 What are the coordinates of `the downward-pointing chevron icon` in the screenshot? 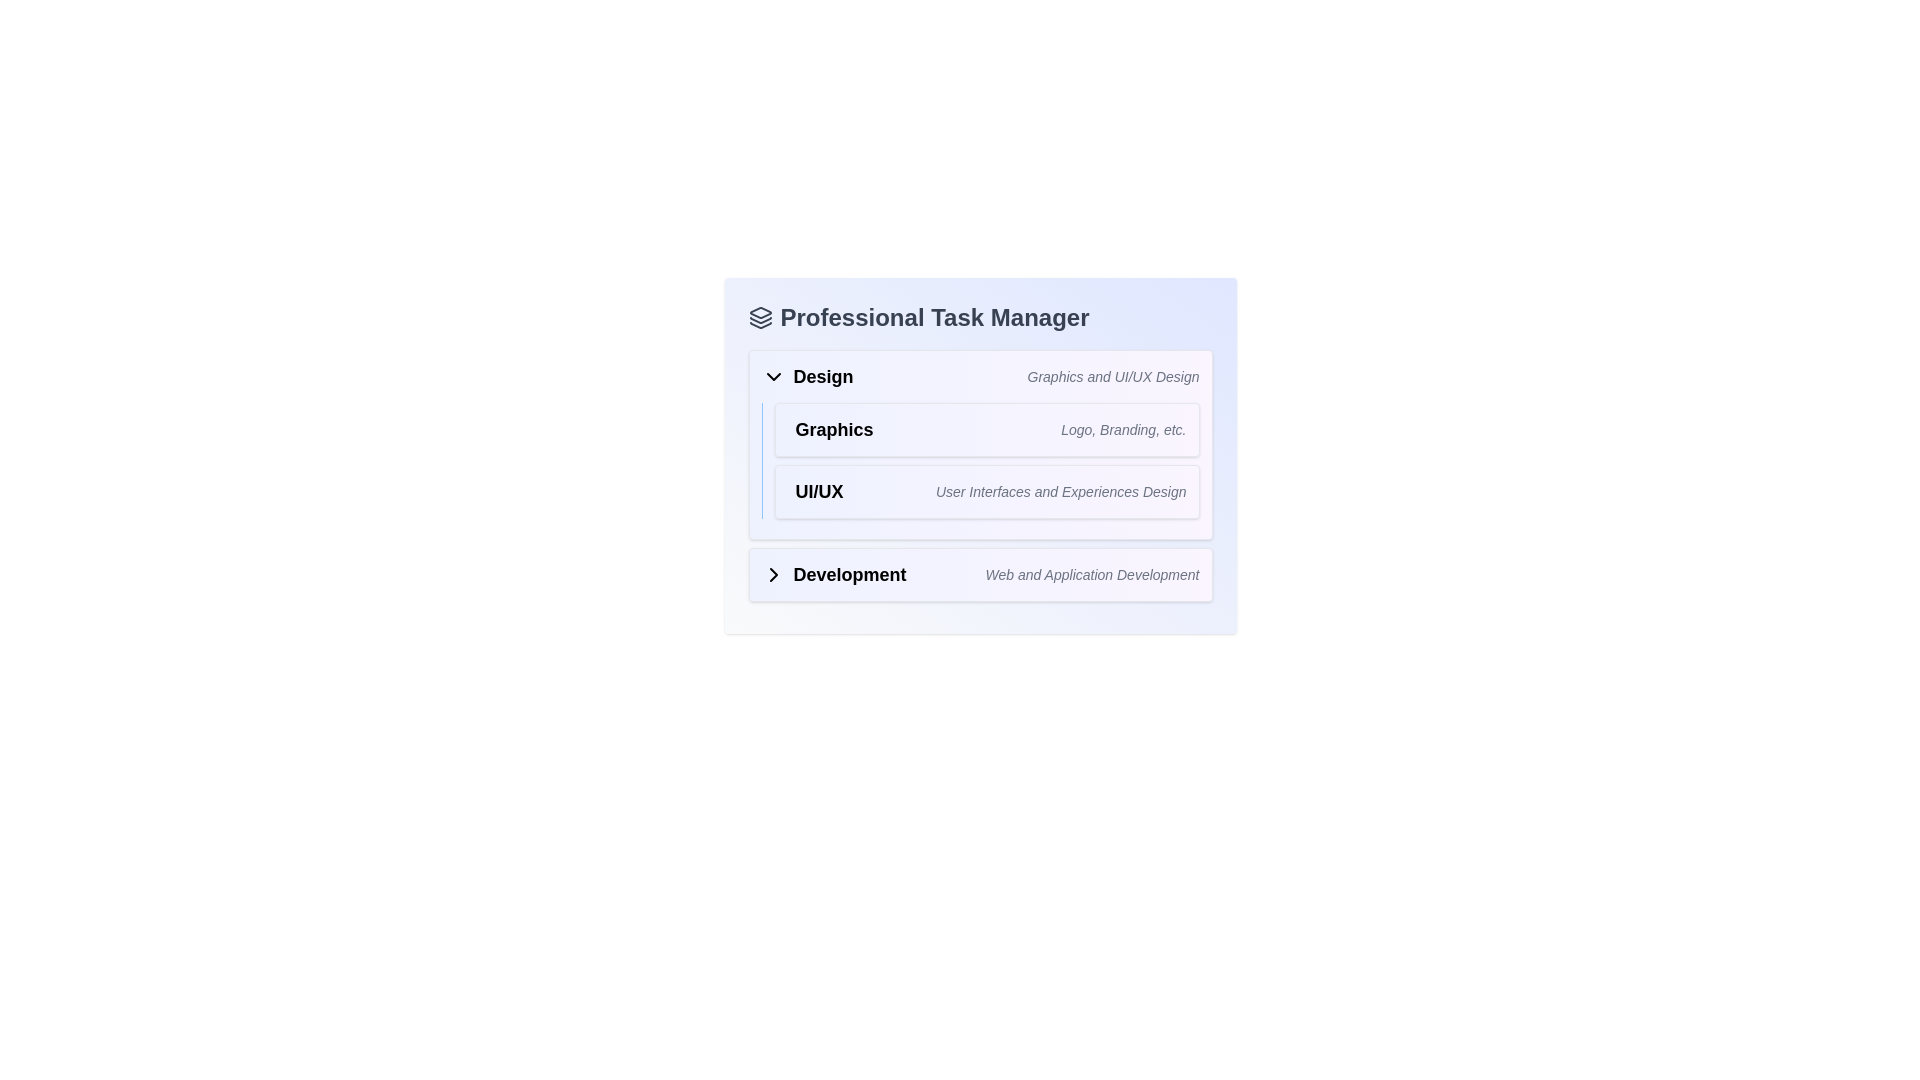 It's located at (772, 377).